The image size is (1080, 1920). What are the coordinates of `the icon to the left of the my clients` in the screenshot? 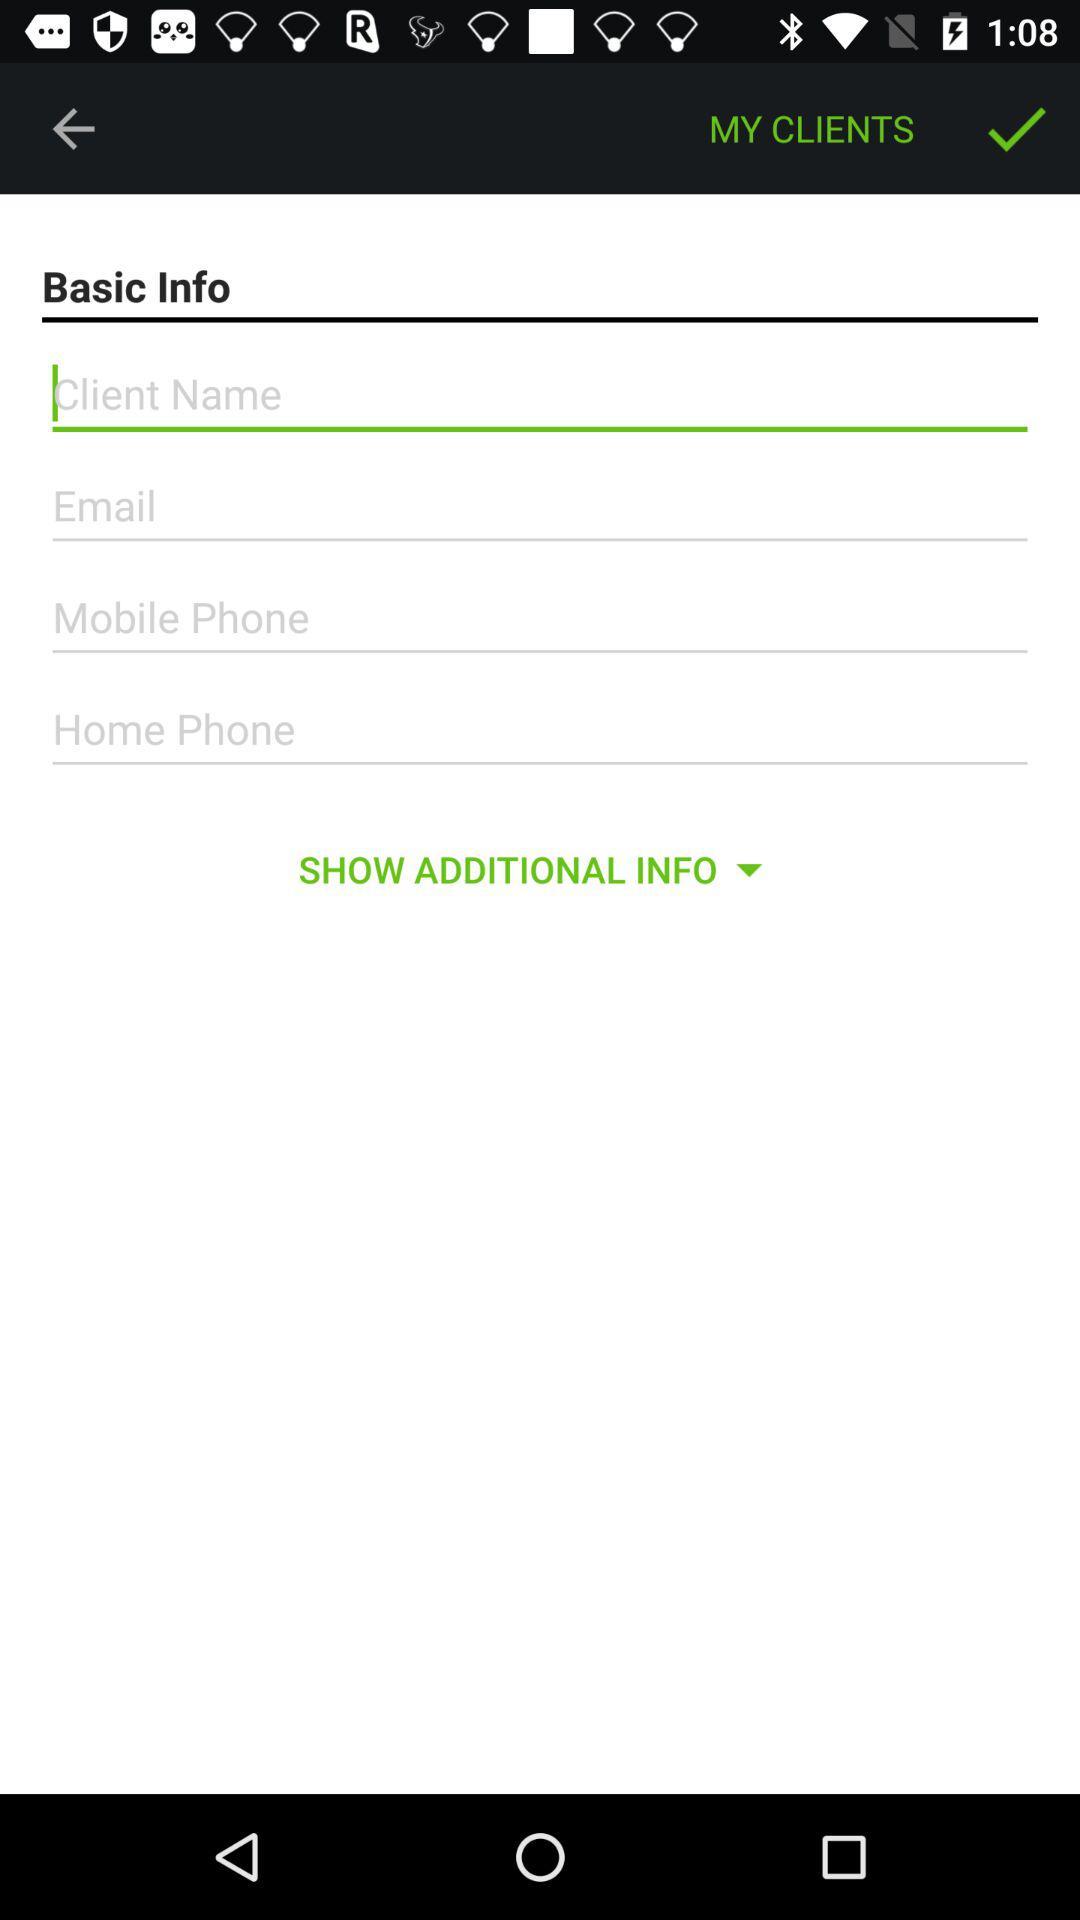 It's located at (72, 127).